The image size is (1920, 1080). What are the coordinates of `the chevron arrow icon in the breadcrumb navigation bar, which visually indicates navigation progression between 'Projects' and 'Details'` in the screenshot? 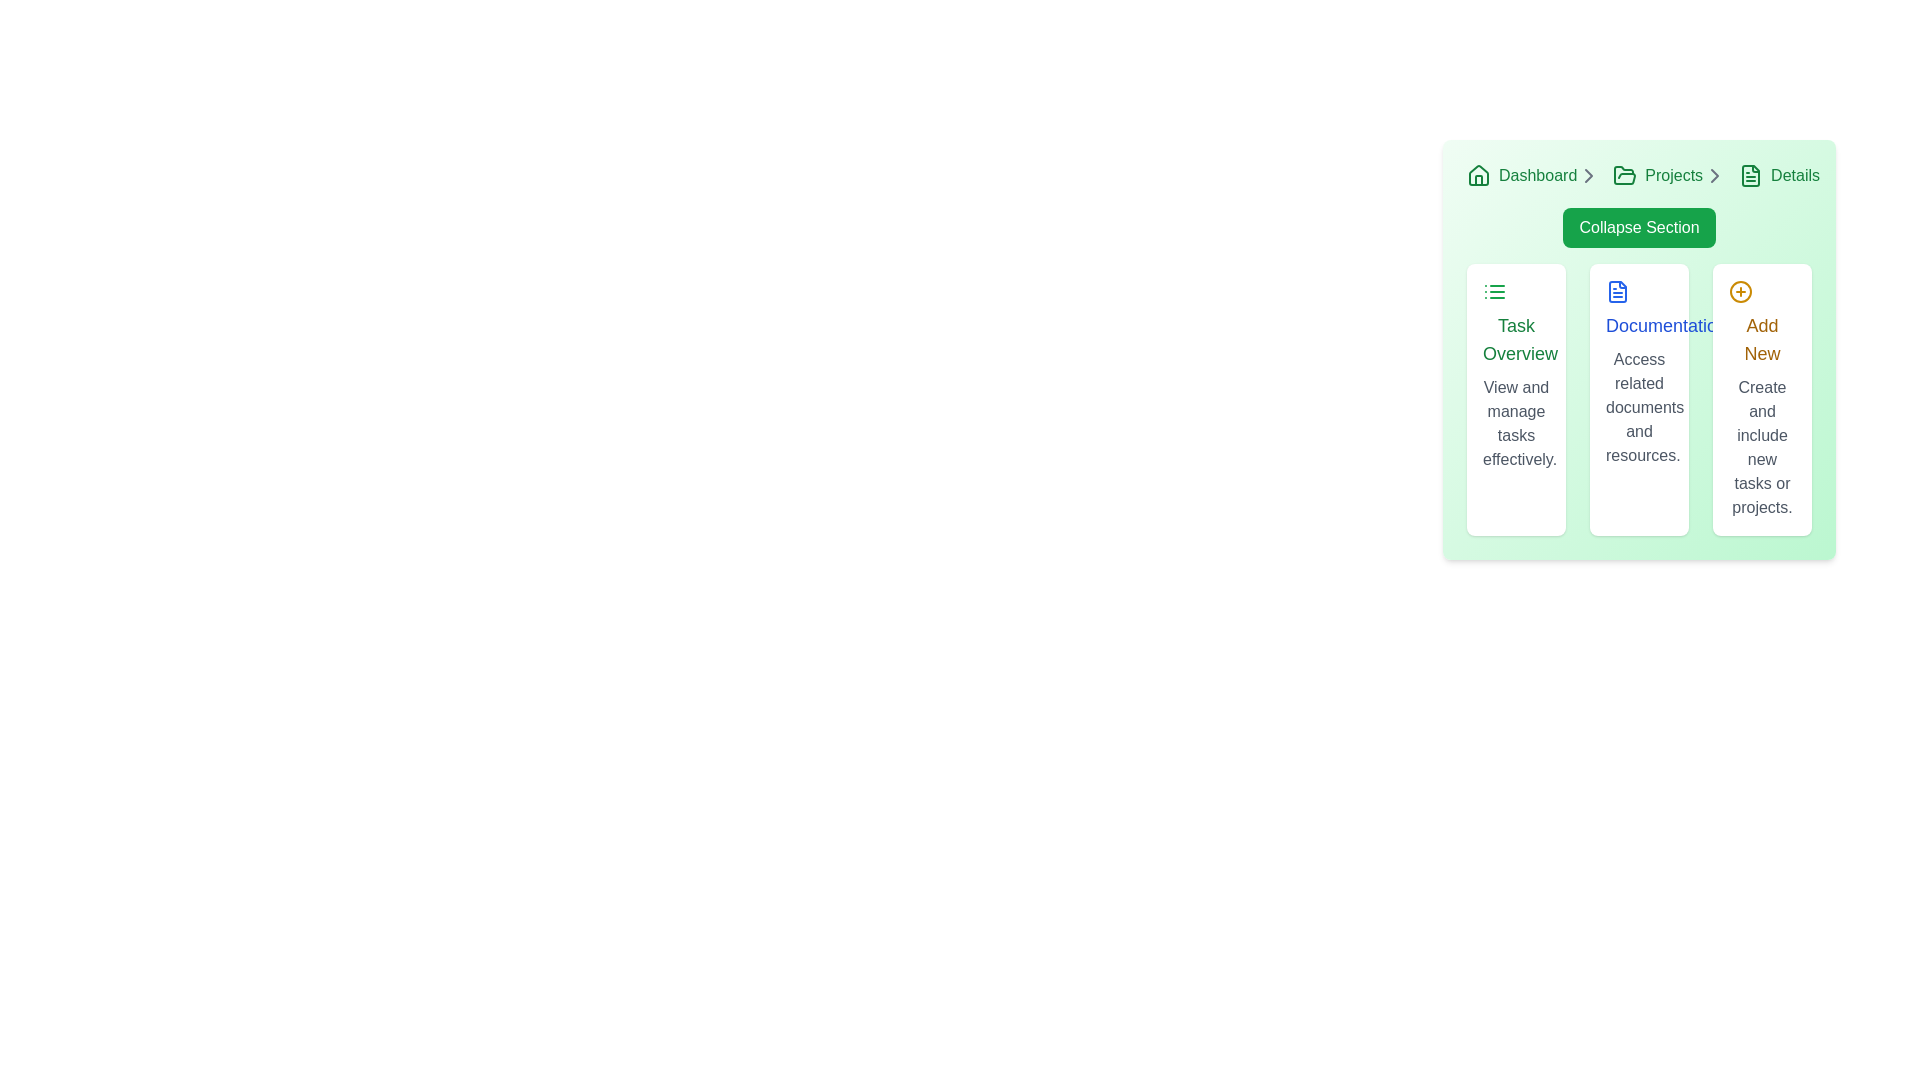 It's located at (1714, 175).